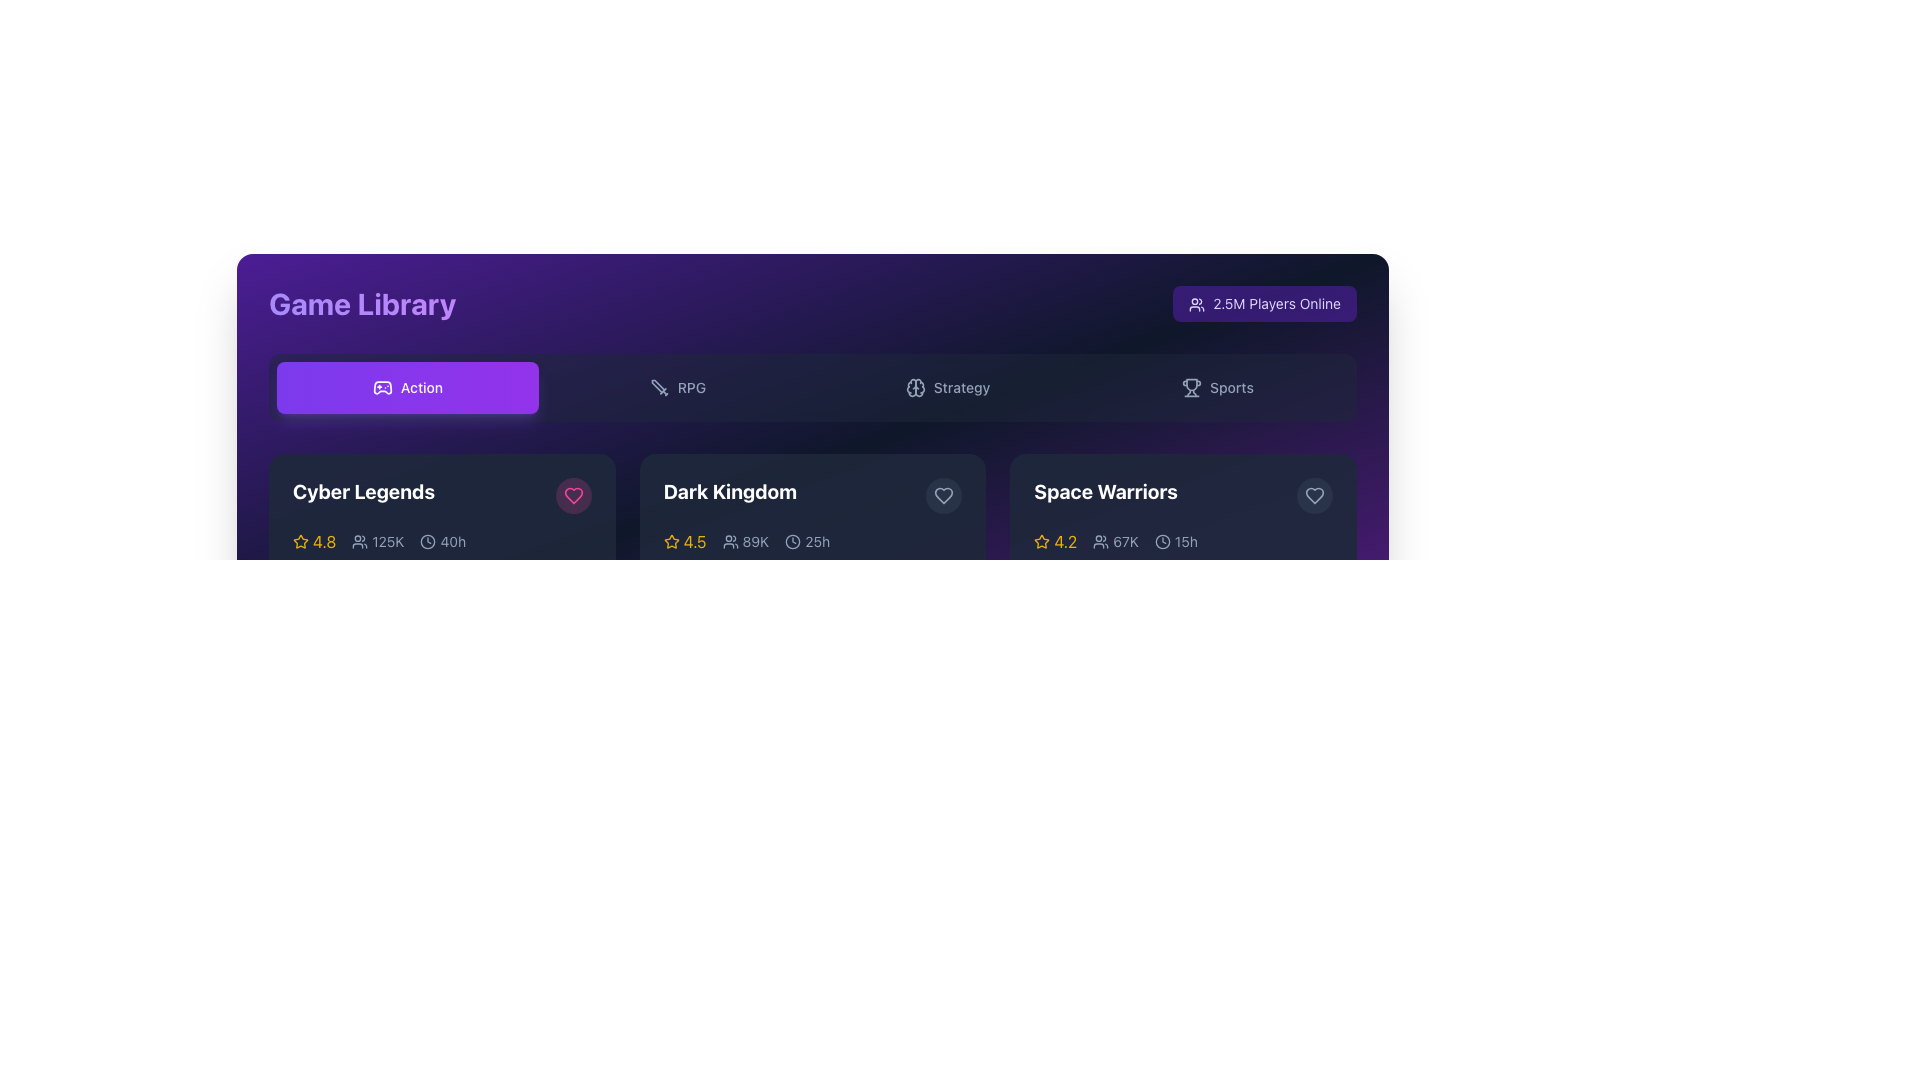 Image resolution: width=1920 pixels, height=1080 pixels. Describe the element at coordinates (572, 495) in the screenshot. I see `the pink heart icon located within the circular button at the top-right corner of the 'Cyber Legends' game card to trigger additional information or animation effect` at that location.